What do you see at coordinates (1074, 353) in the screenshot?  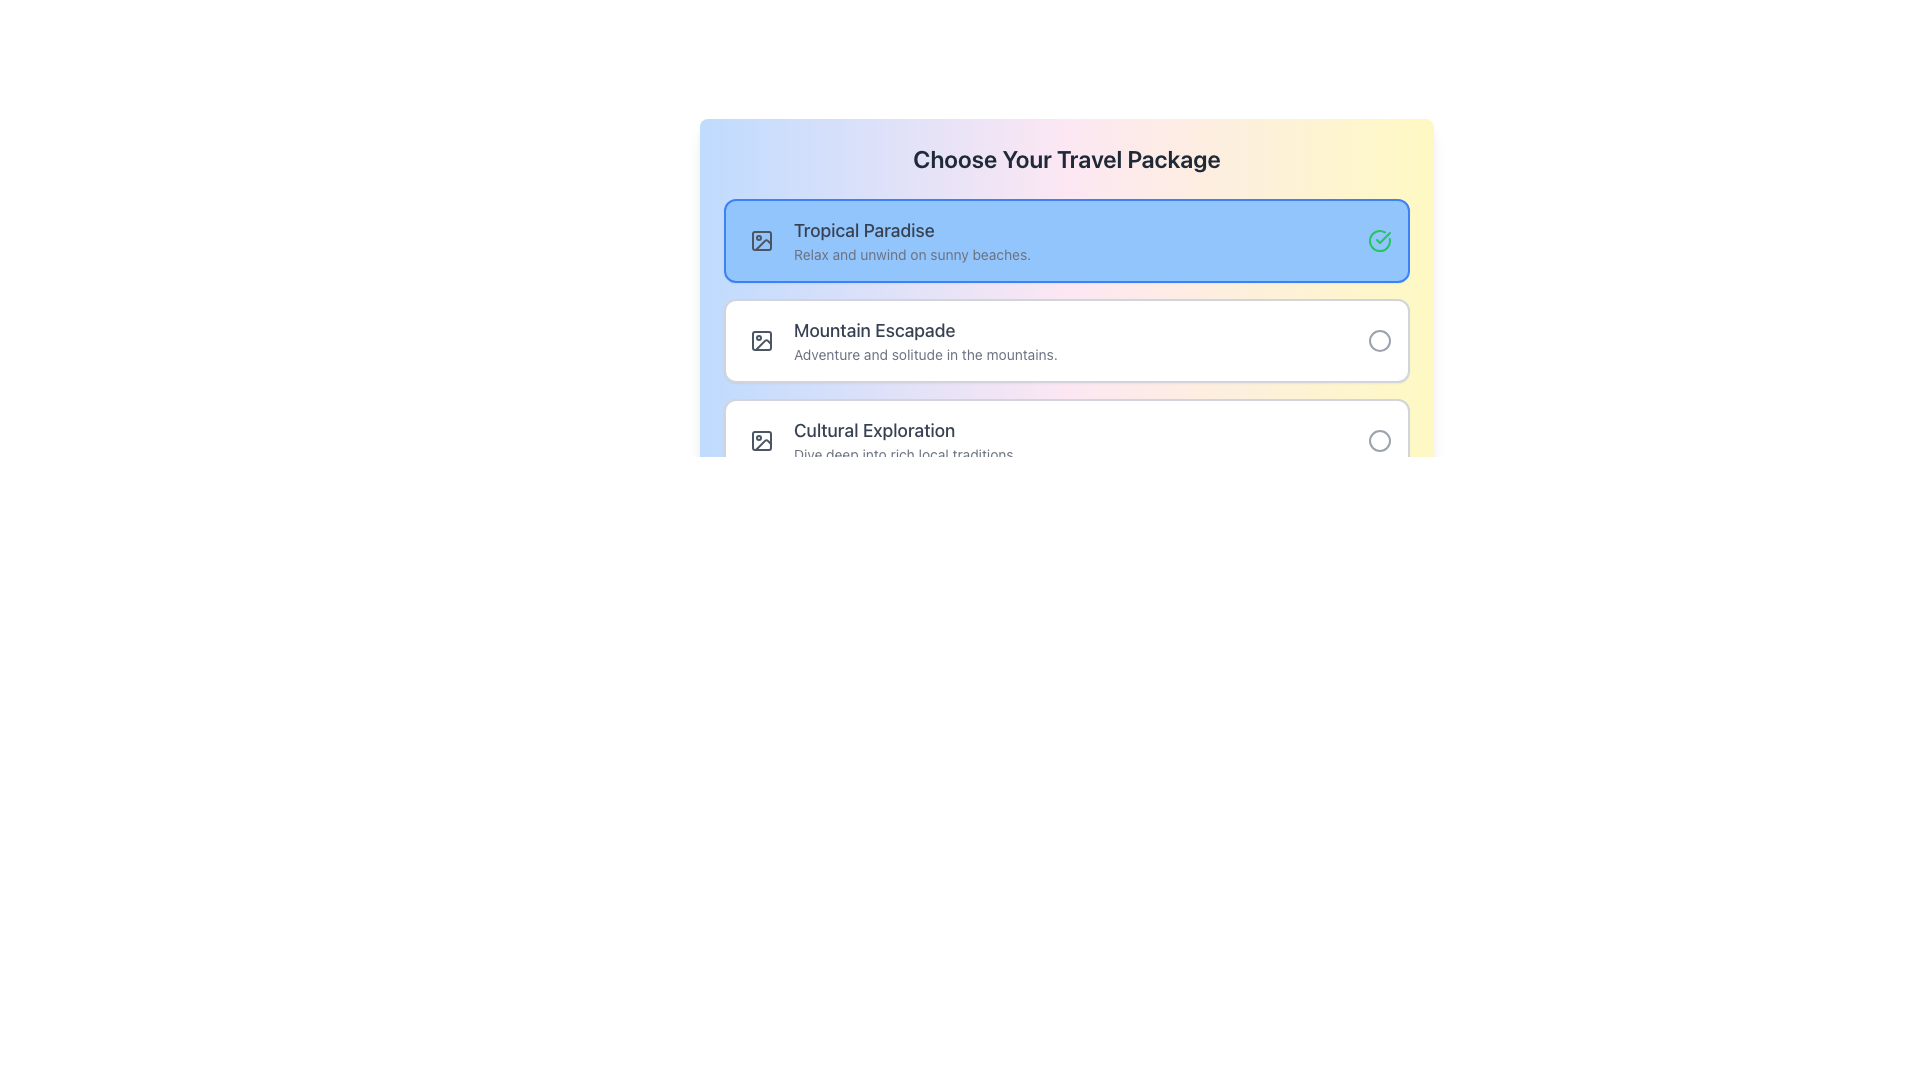 I see `the descriptive subtitle element providing additional information about the 'Mountain Escapade' option in the selection menu, located directly below the title 'Mountain Escapade'` at bounding box center [1074, 353].